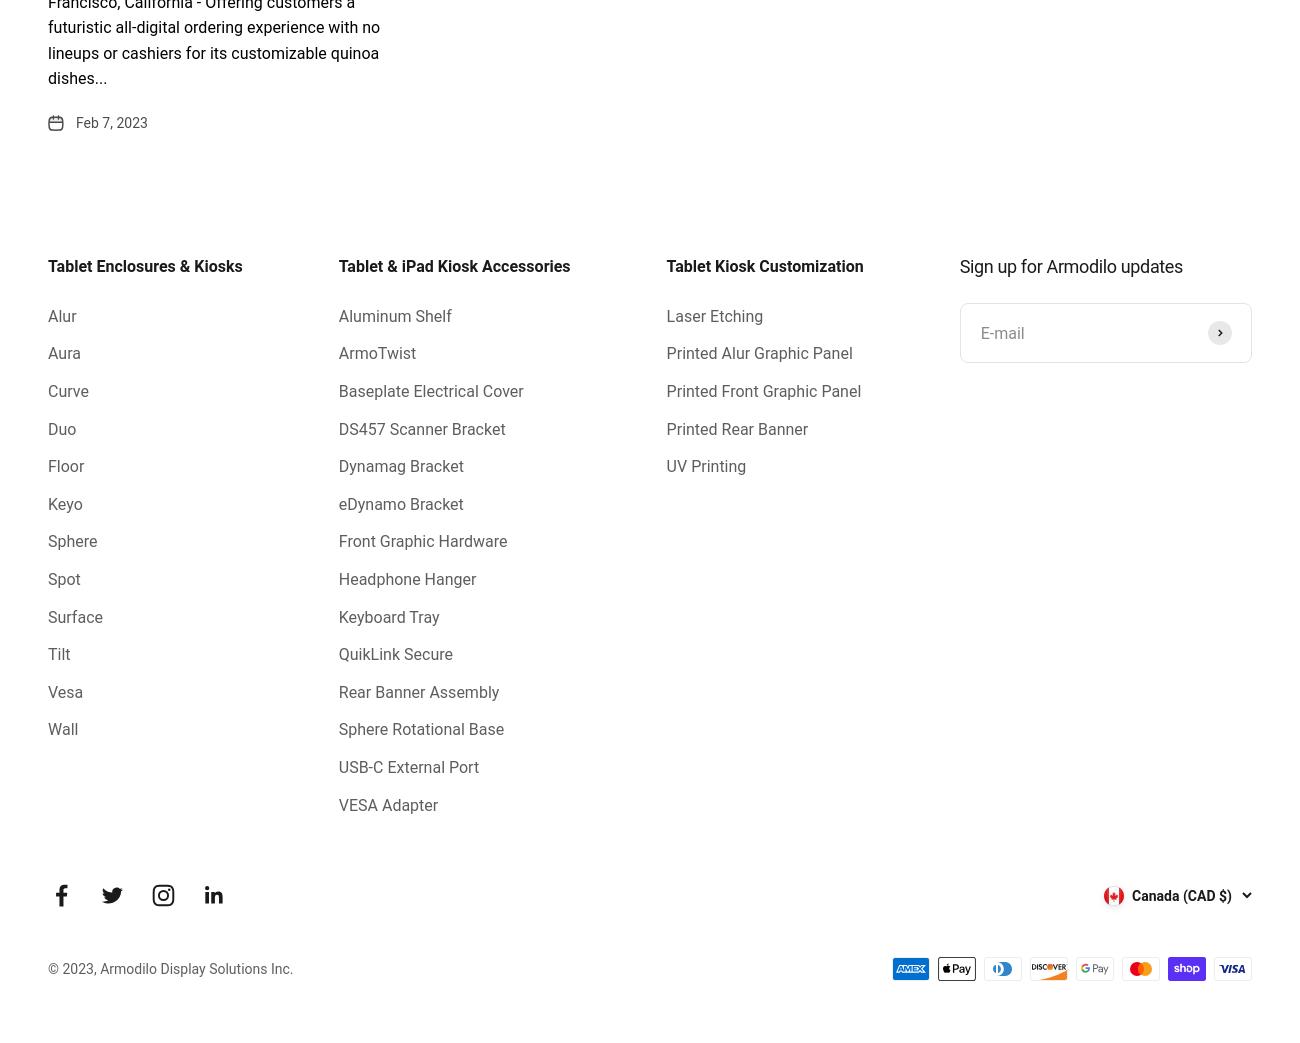 This screenshot has width=1300, height=1043. Describe the element at coordinates (337, 352) in the screenshot. I see `'ArmoTwist'` at that location.